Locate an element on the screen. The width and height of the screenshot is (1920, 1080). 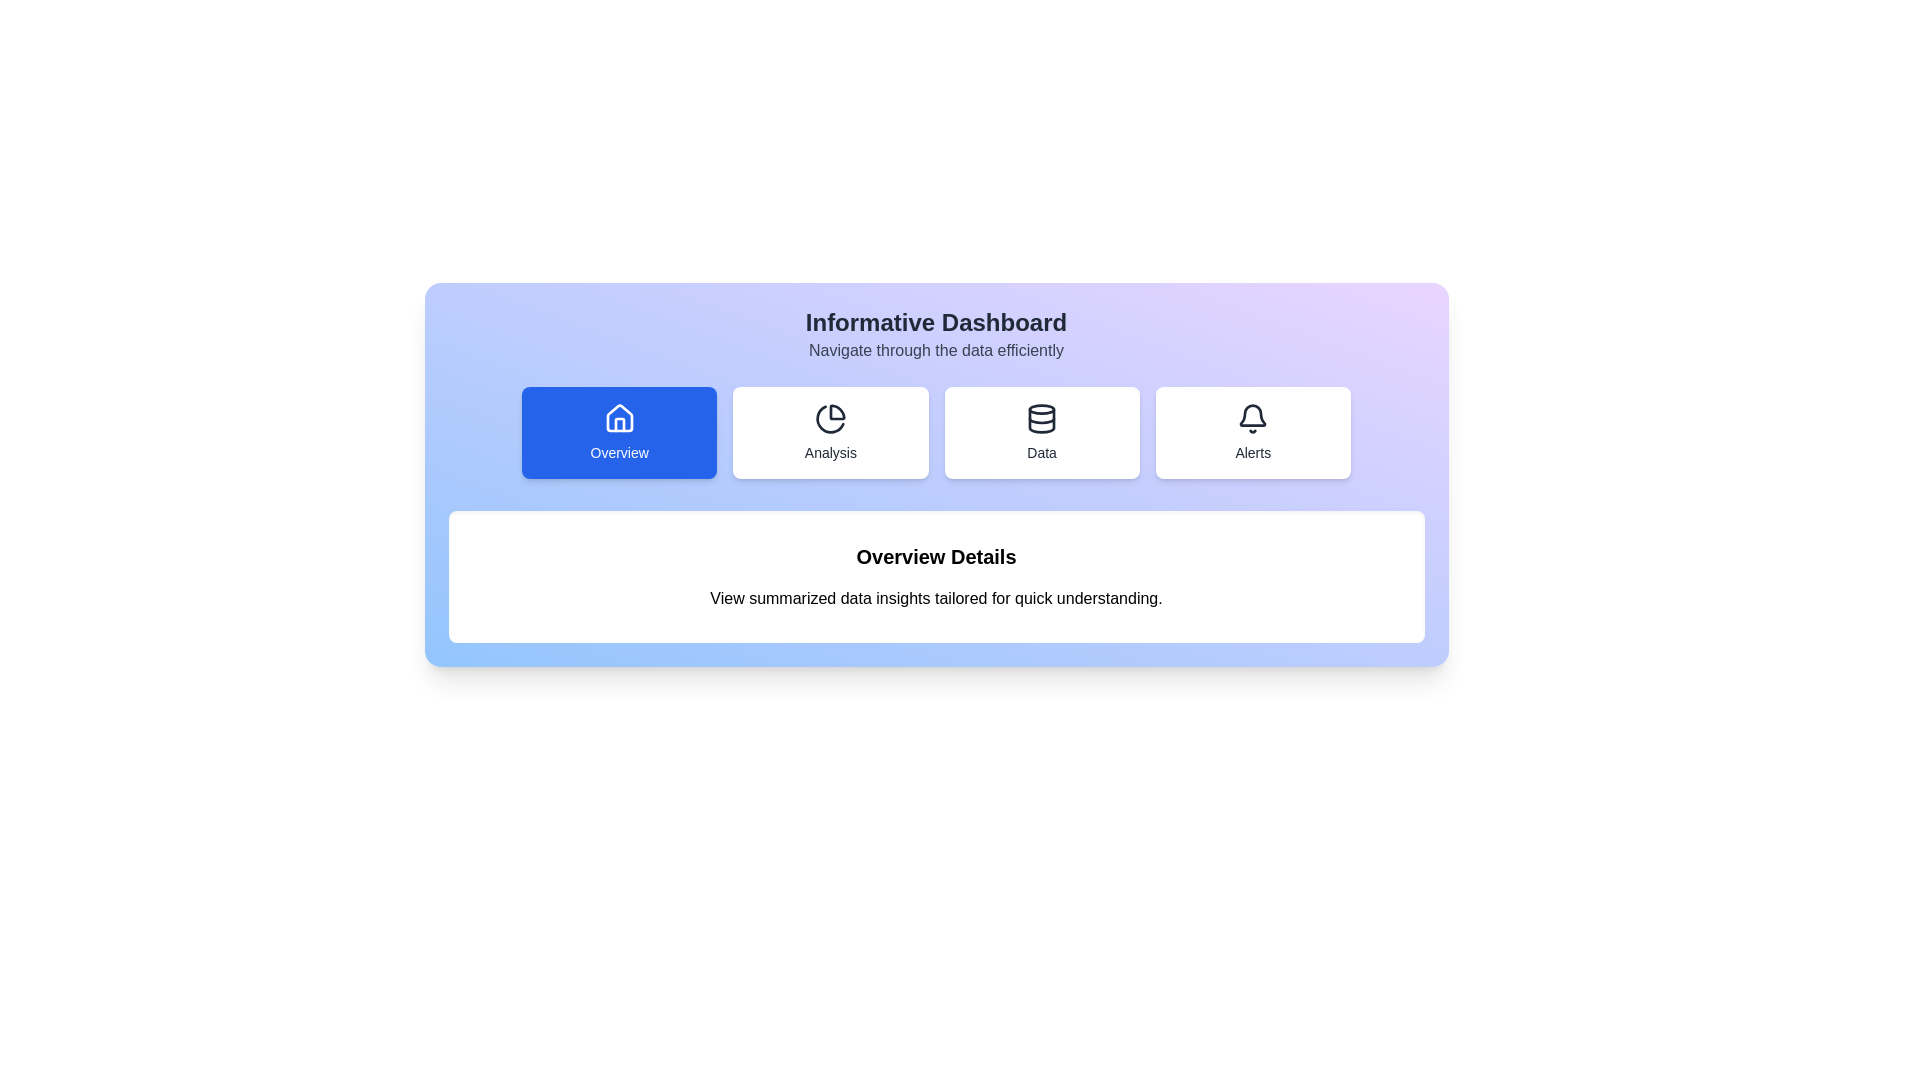
the text label that indicates the alerts card, located under the bell icon in the fourth card of the navigation options is located at coordinates (1252, 452).